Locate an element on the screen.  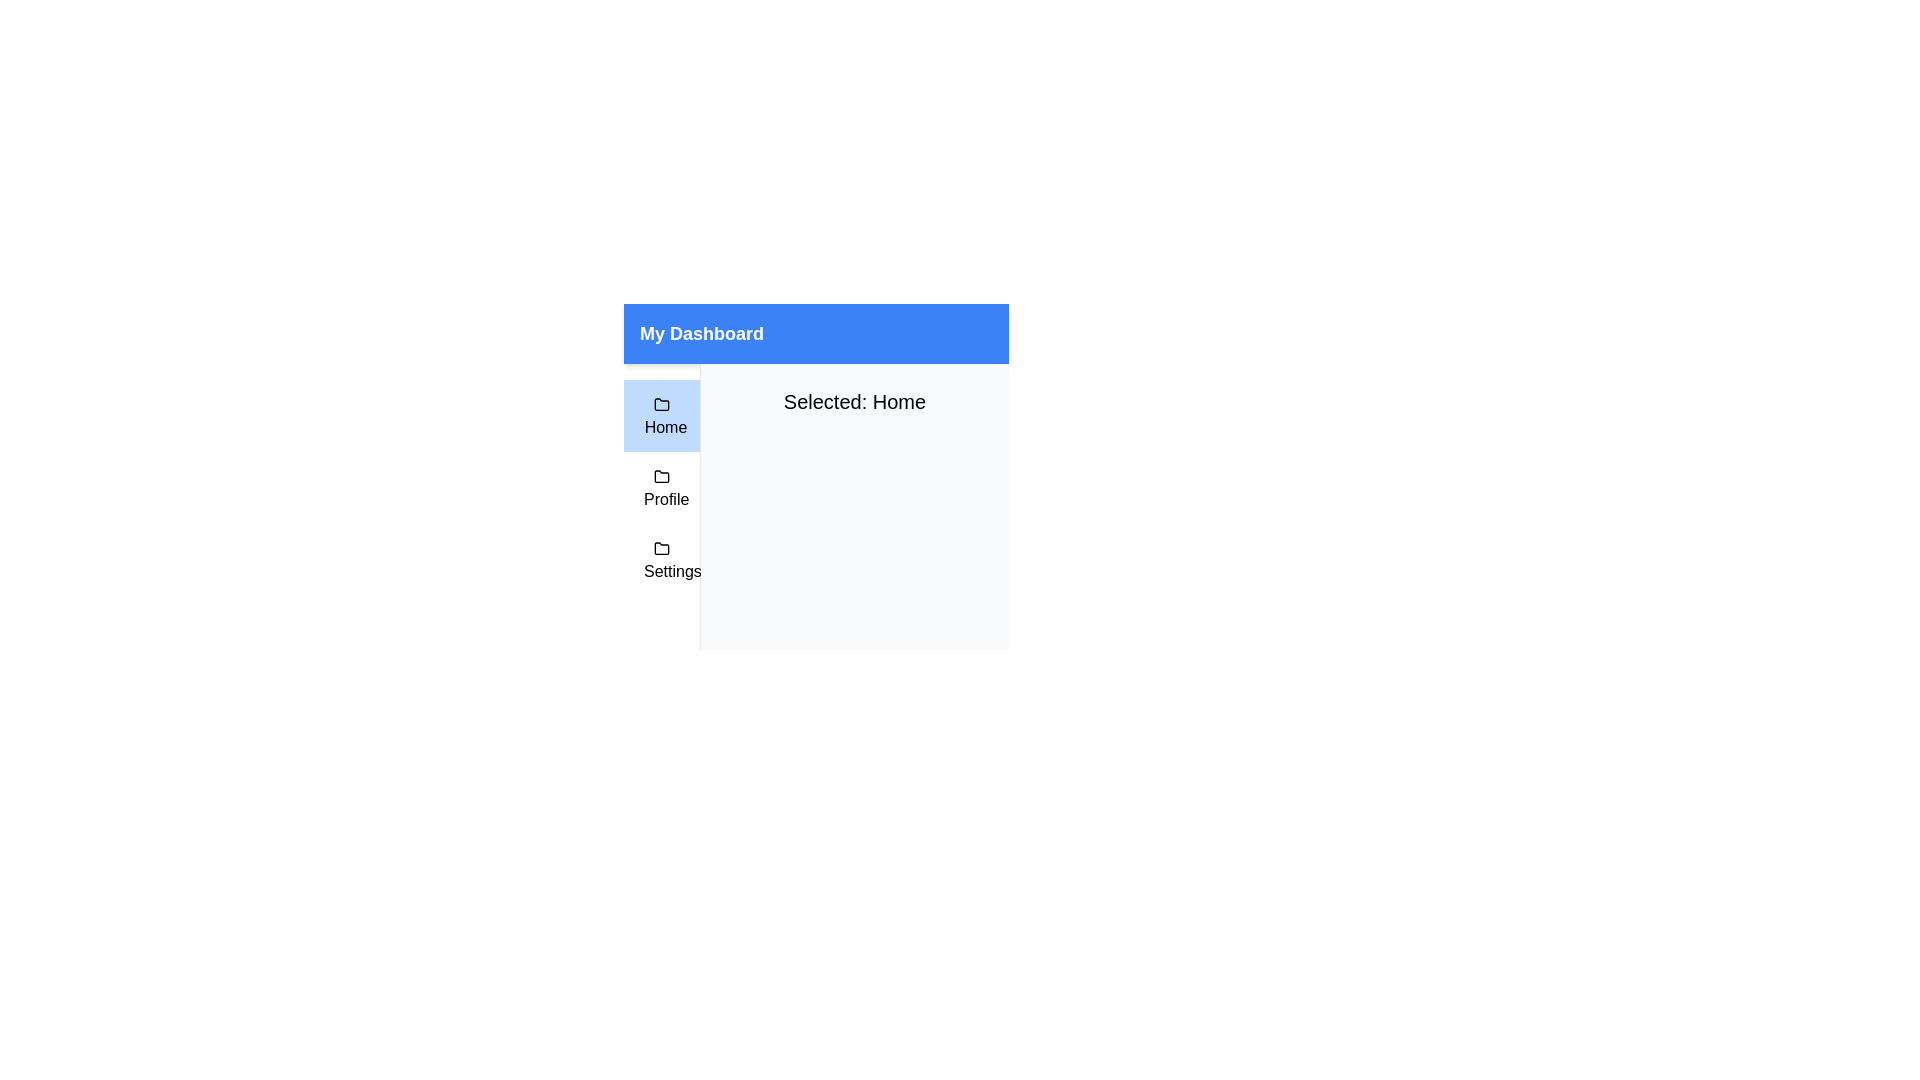
the folder icon element located to the left of the 'Profile' label in the vertical navigation bar is located at coordinates (662, 475).